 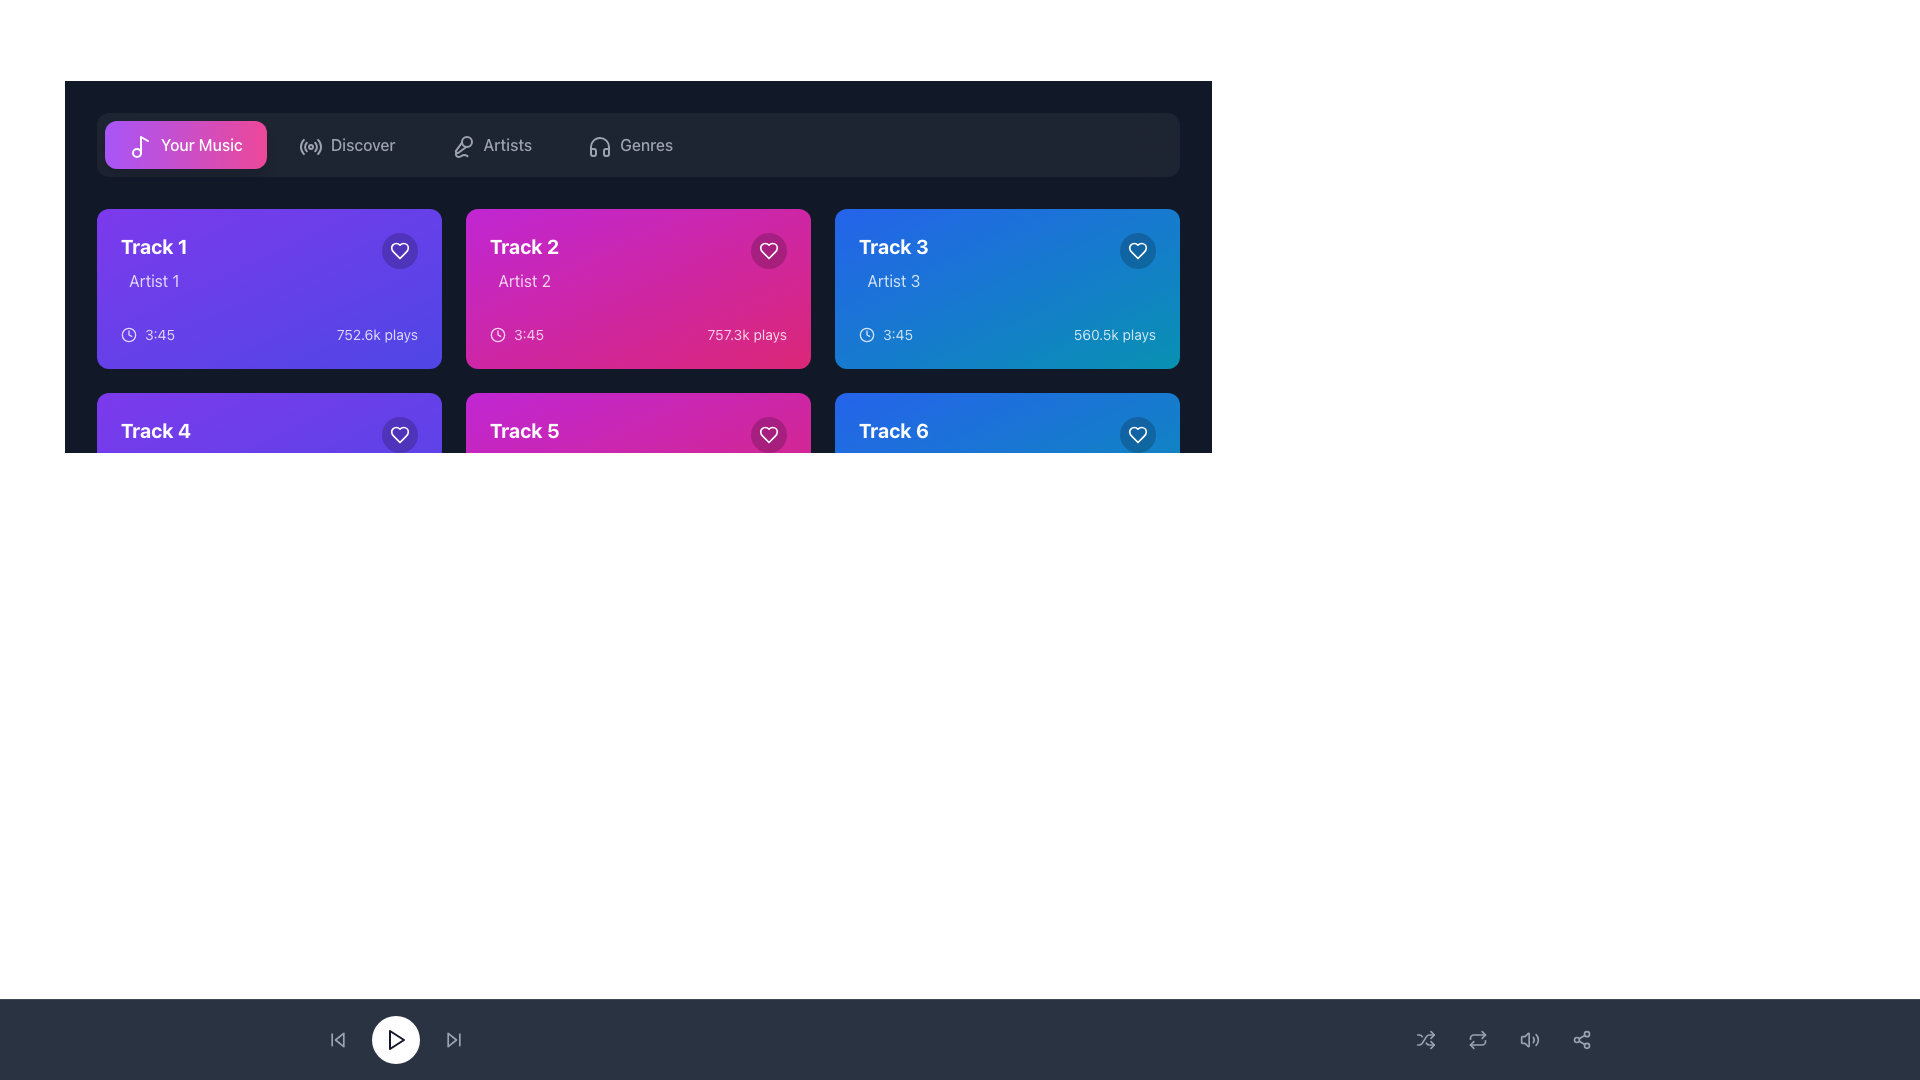 What do you see at coordinates (524, 261) in the screenshot?
I see `text displayed in the music track component located in the second column of the top row, showing details of the track name and artist, positioned to the right of 'Track 1' and above 'Track 5'` at bounding box center [524, 261].